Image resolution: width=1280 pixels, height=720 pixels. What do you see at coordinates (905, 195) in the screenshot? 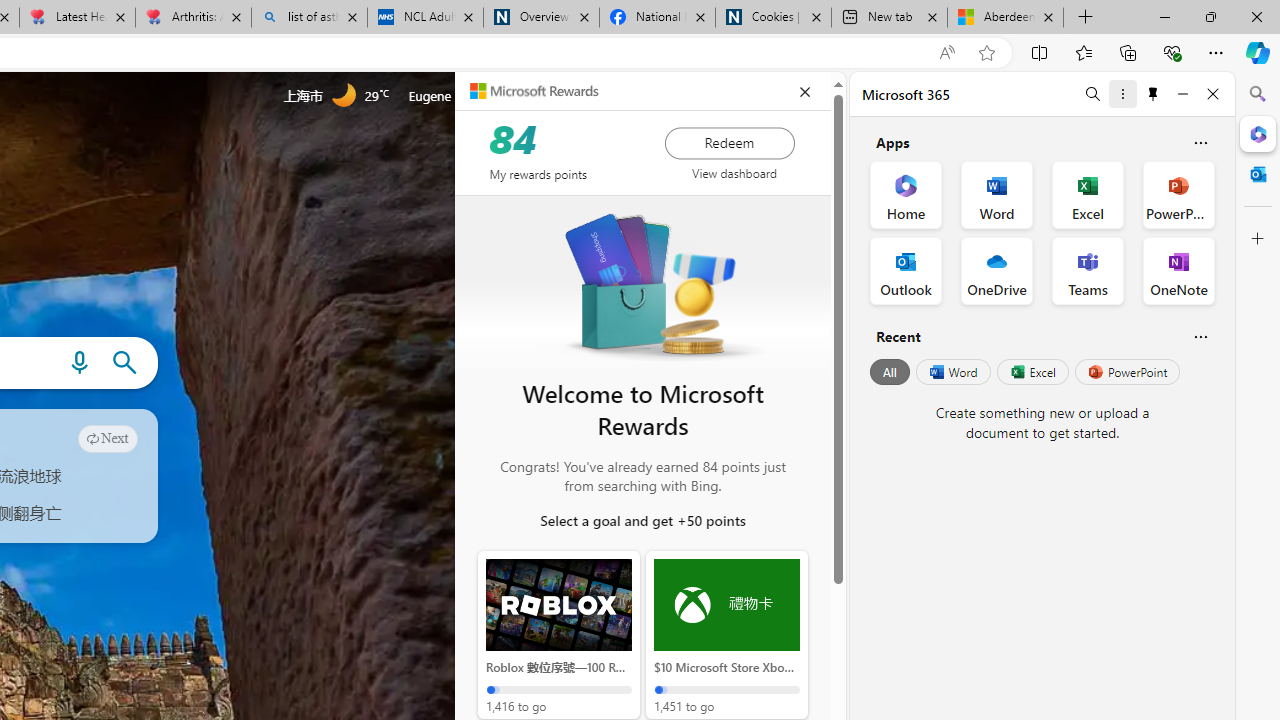
I see `'Home Office App'` at bounding box center [905, 195].